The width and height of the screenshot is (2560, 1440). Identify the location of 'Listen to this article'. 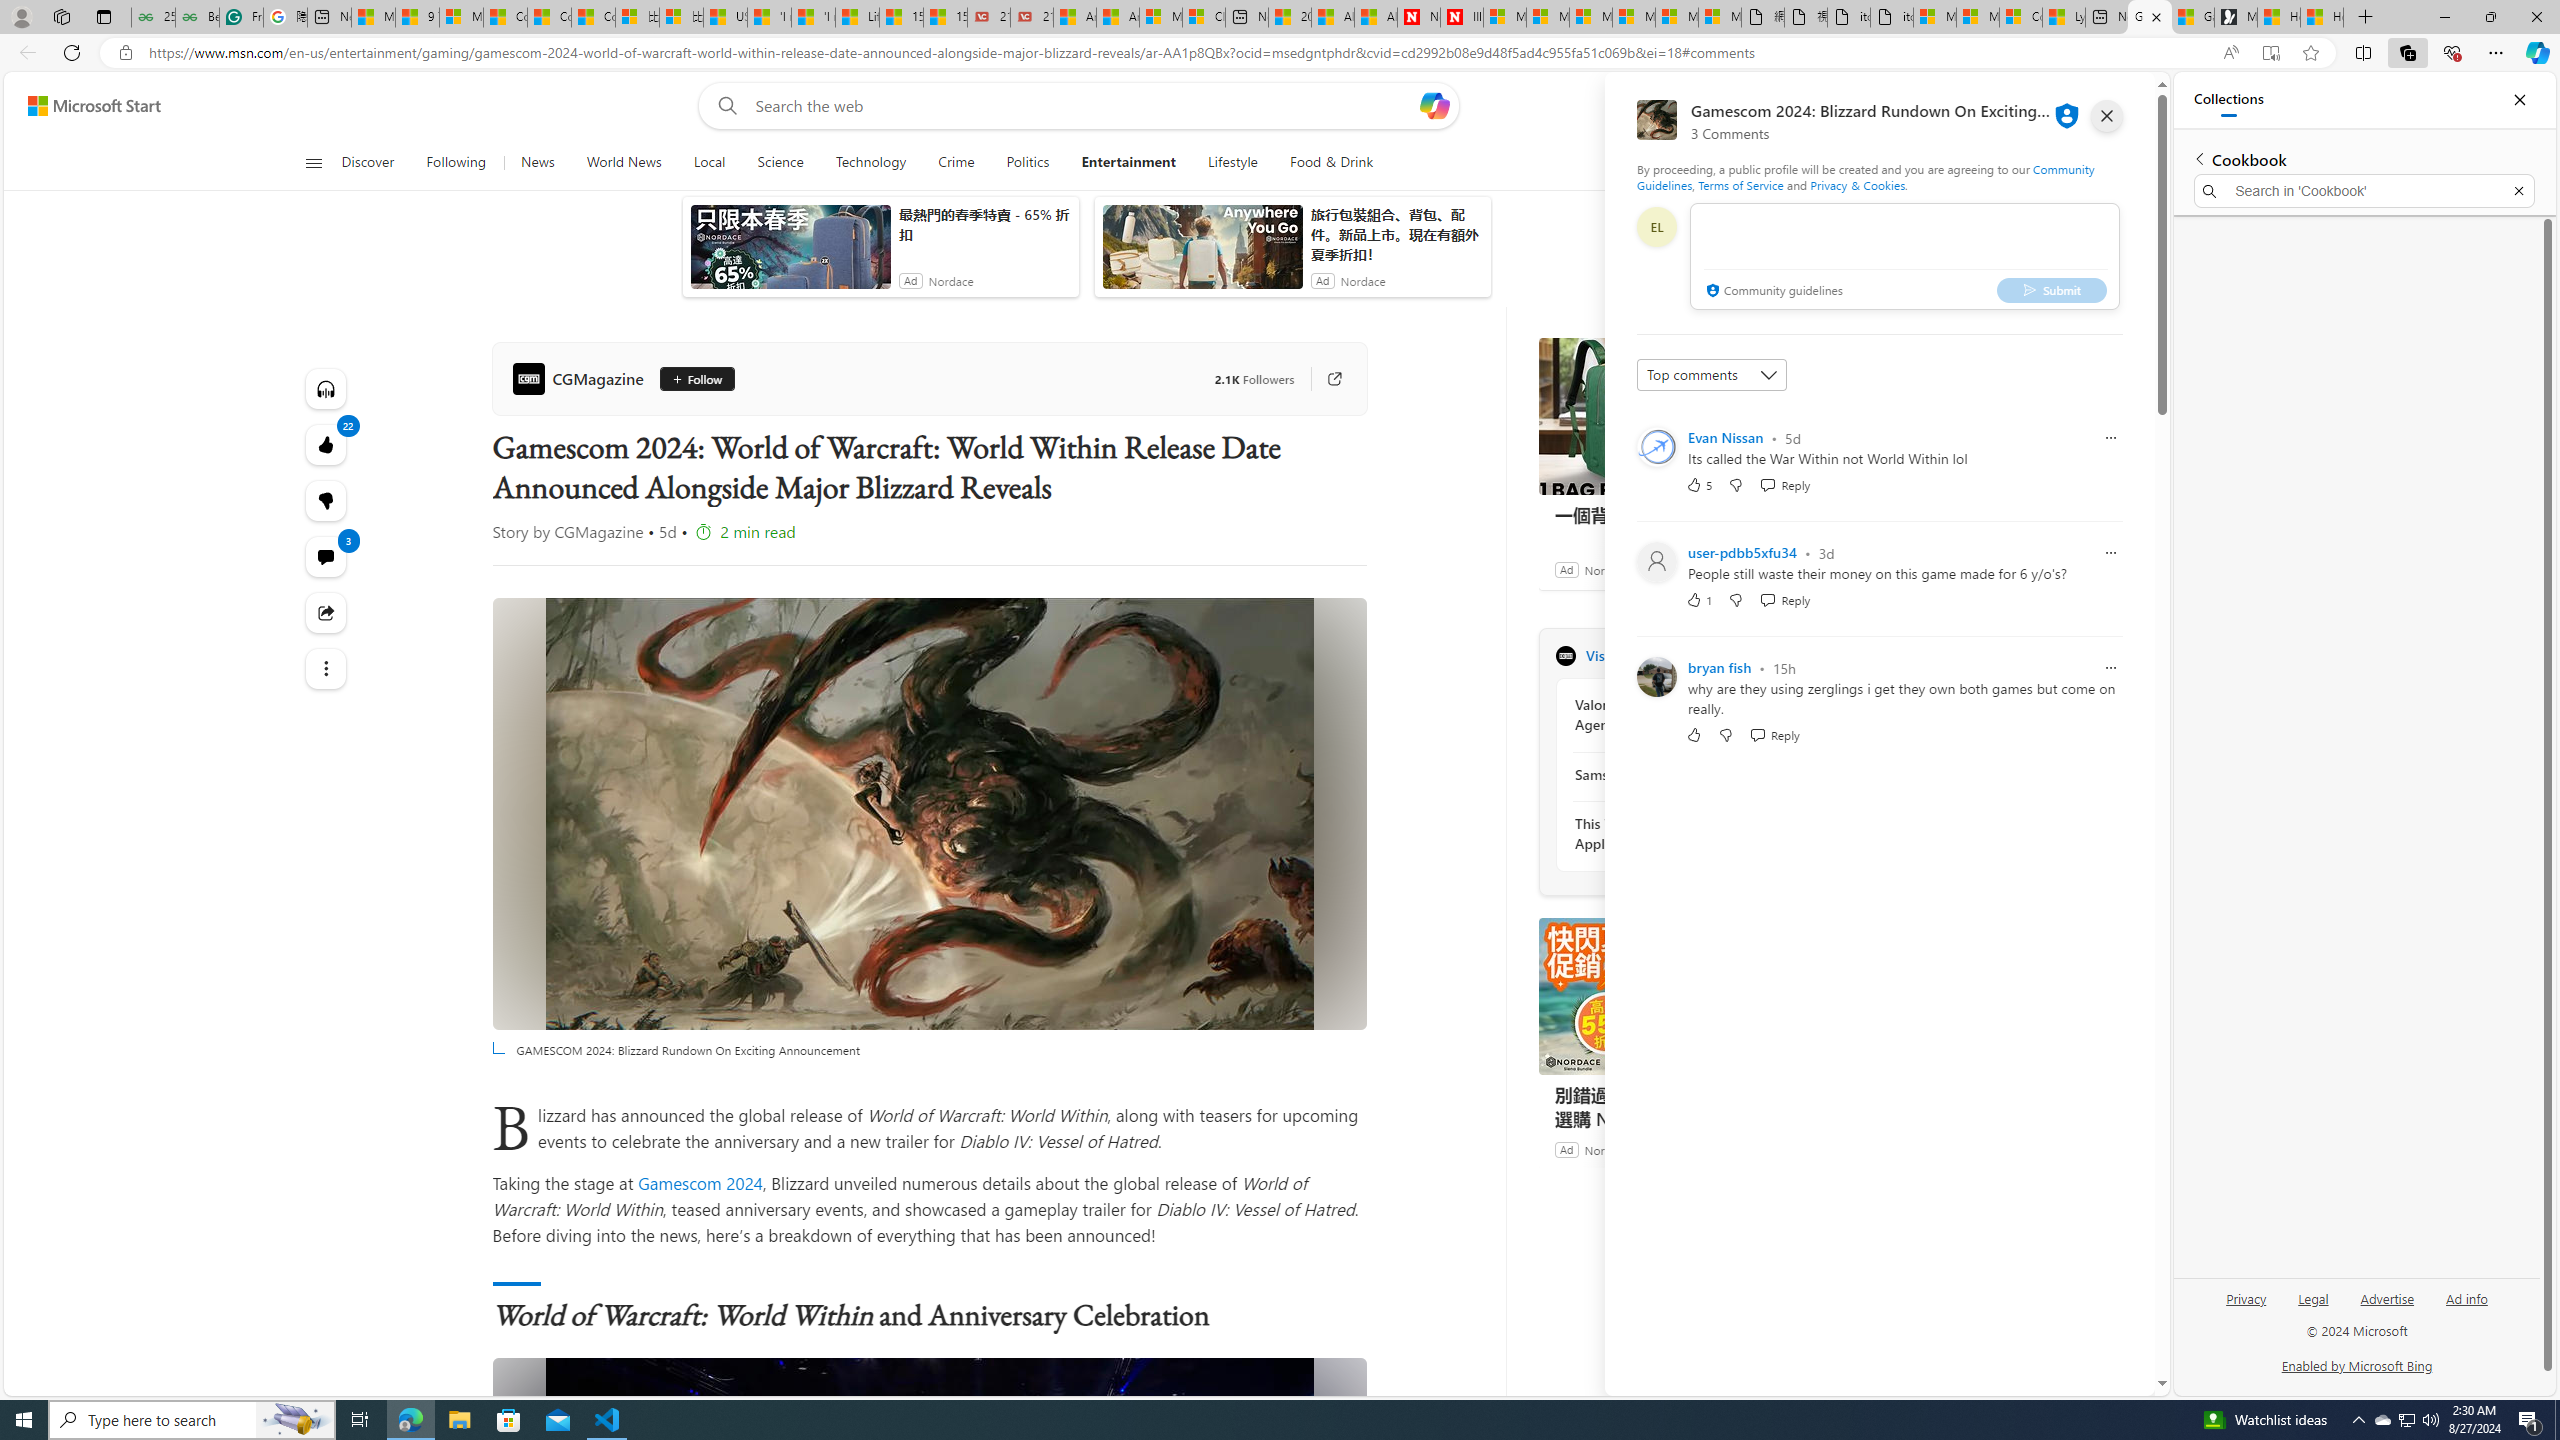
(325, 387).